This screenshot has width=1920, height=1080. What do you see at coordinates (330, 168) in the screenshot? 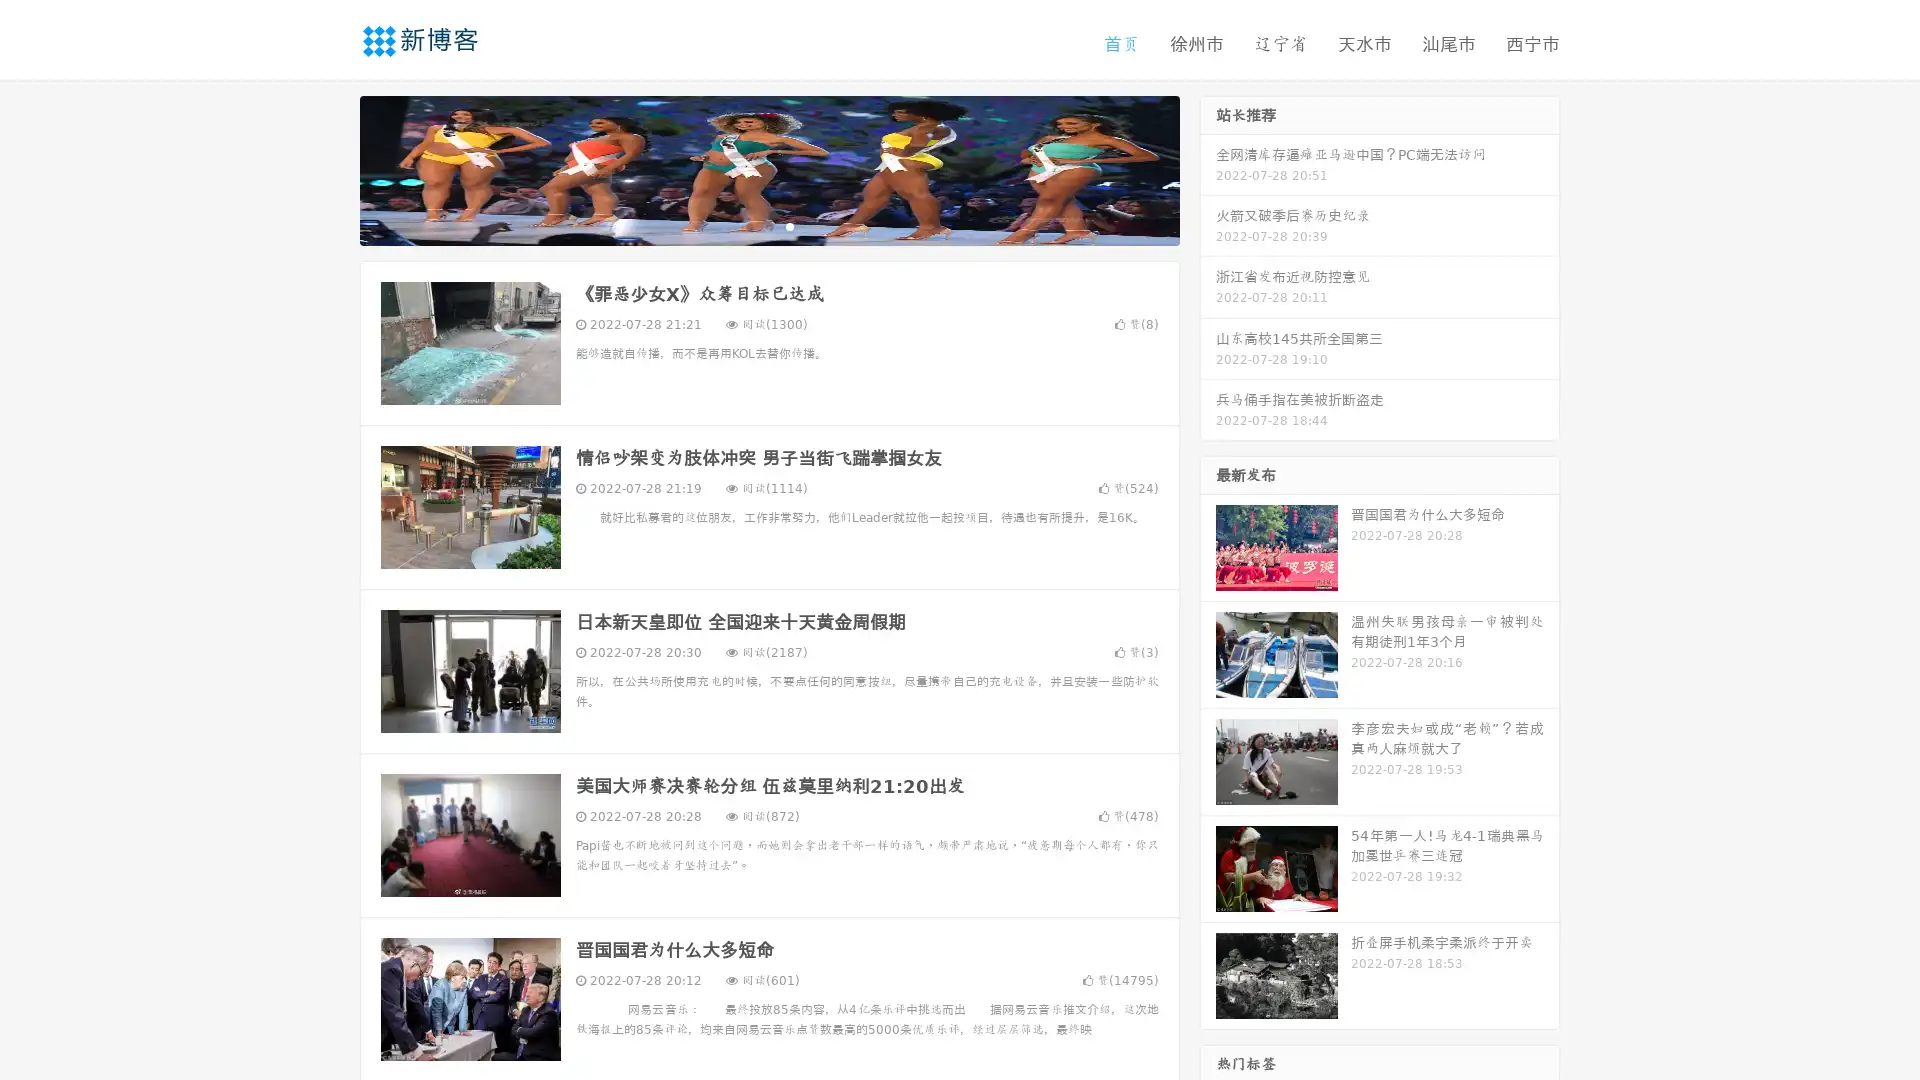
I see `Previous slide` at bounding box center [330, 168].